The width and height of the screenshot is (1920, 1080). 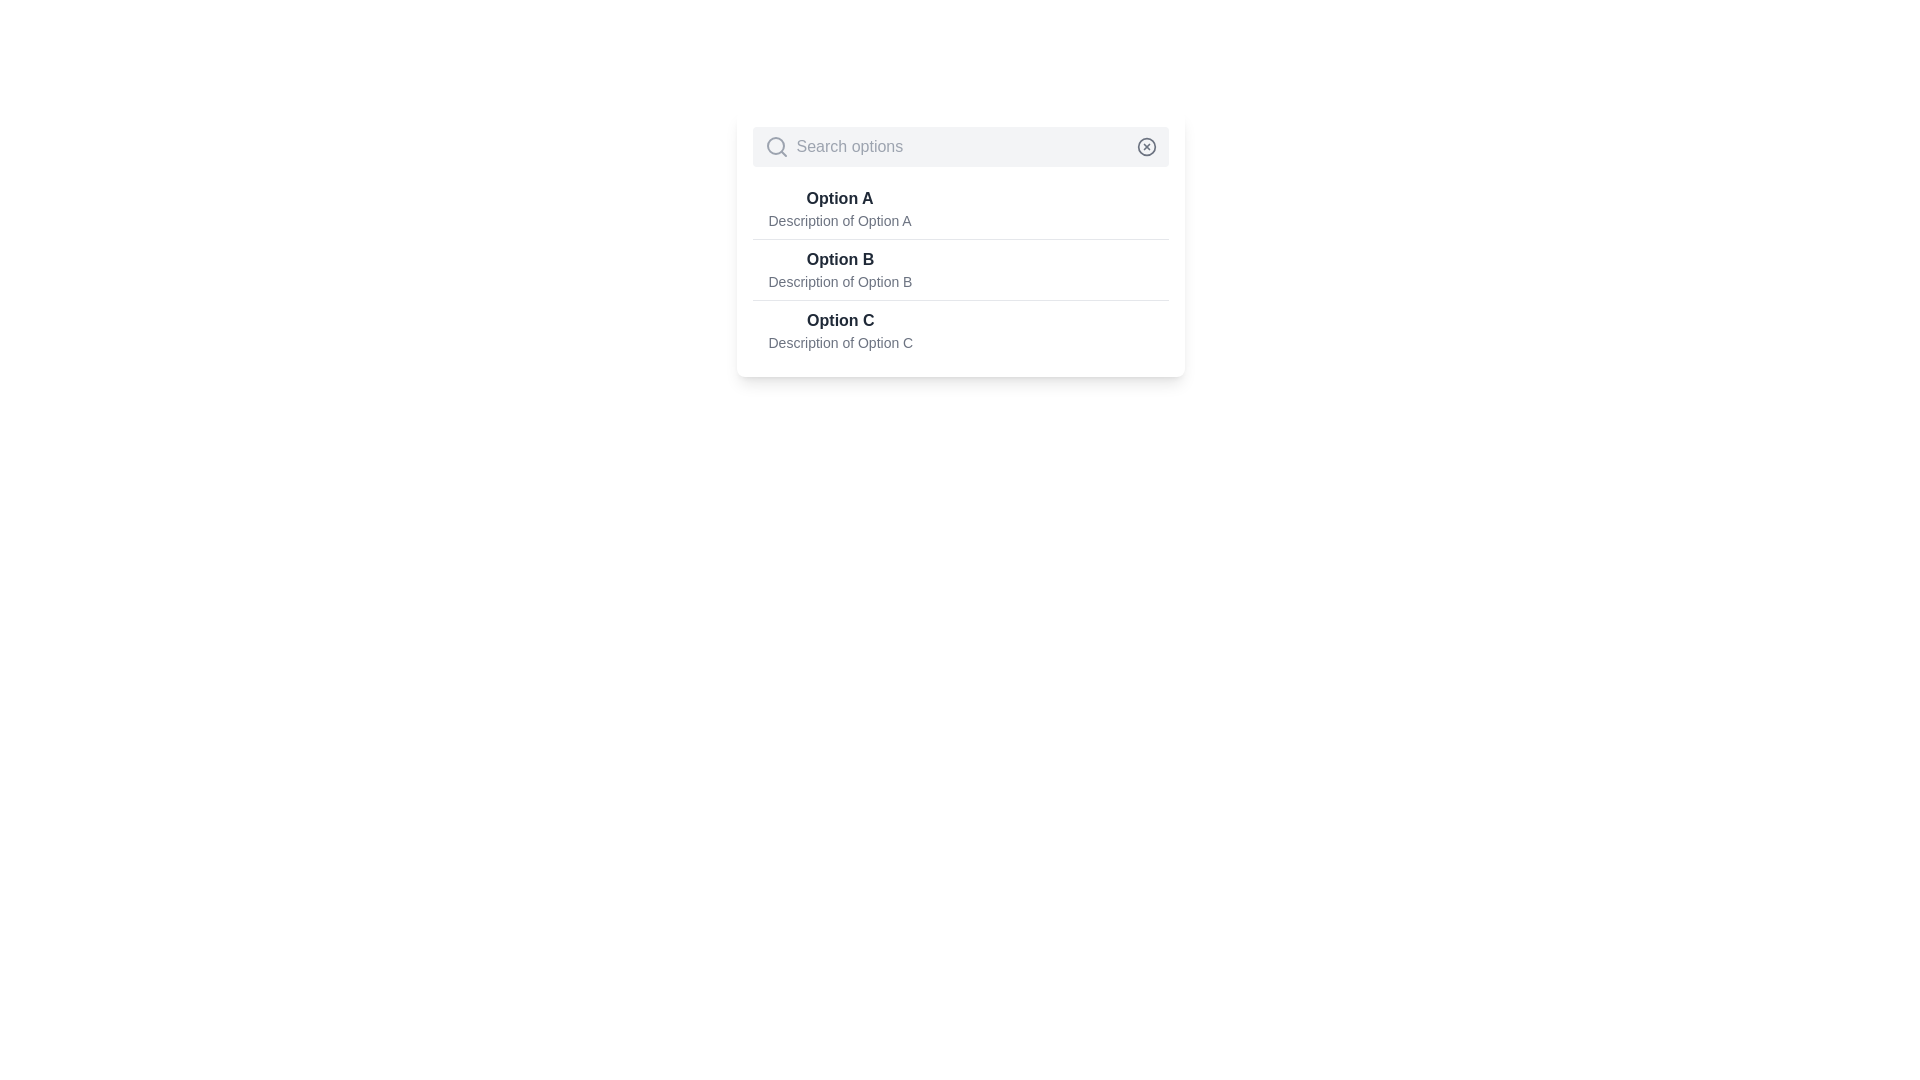 I want to click on the first list item in the dropdown menu, so click(x=840, y=208).